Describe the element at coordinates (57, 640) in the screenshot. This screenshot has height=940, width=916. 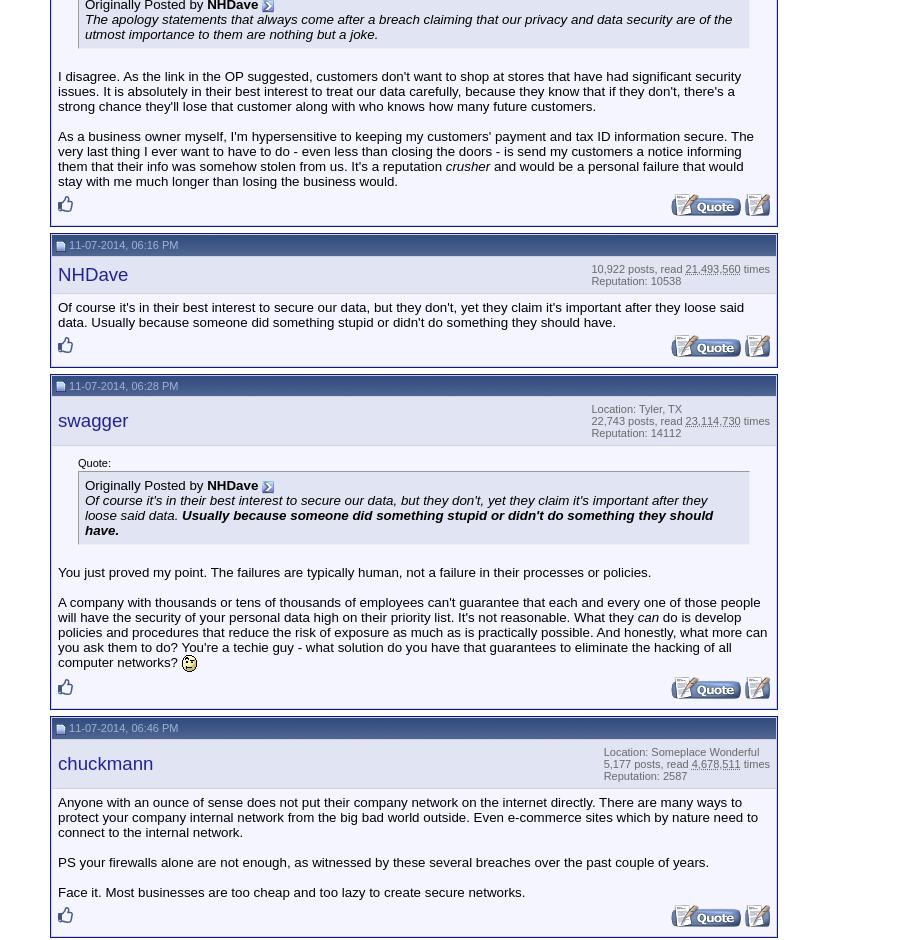
I see `'do is develop policies and procedures that reduce the risk of exposure as much as is practically possible. And honestly, what more can you ask them to do? You're a techie guy - what solution do you have that guarantees to eliminate the hacking of all computer networks?'` at that location.